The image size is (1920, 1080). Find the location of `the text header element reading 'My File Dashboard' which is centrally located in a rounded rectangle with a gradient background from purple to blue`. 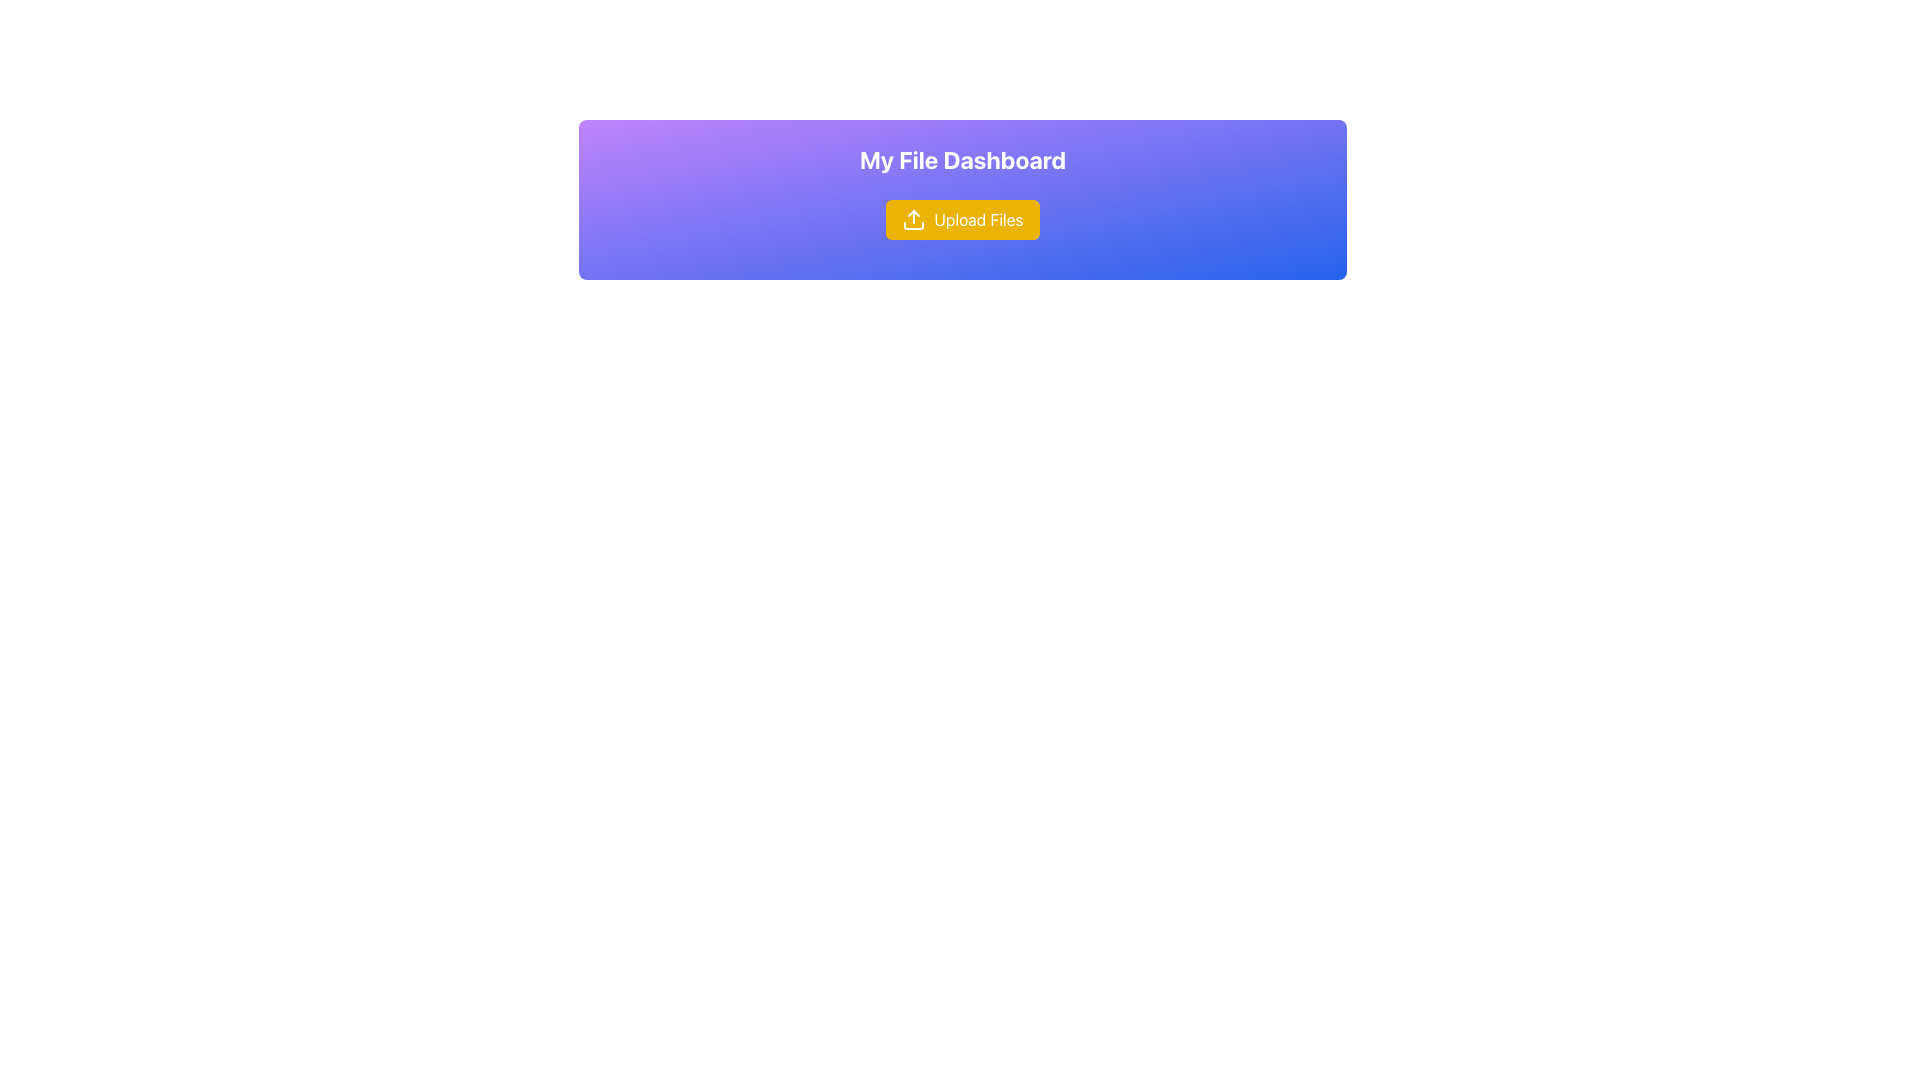

the text header element reading 'My File Dashboard' which is centrally located in a rounded rectangle with a gradient background from purple to blue is located at coordinates (963, 158).